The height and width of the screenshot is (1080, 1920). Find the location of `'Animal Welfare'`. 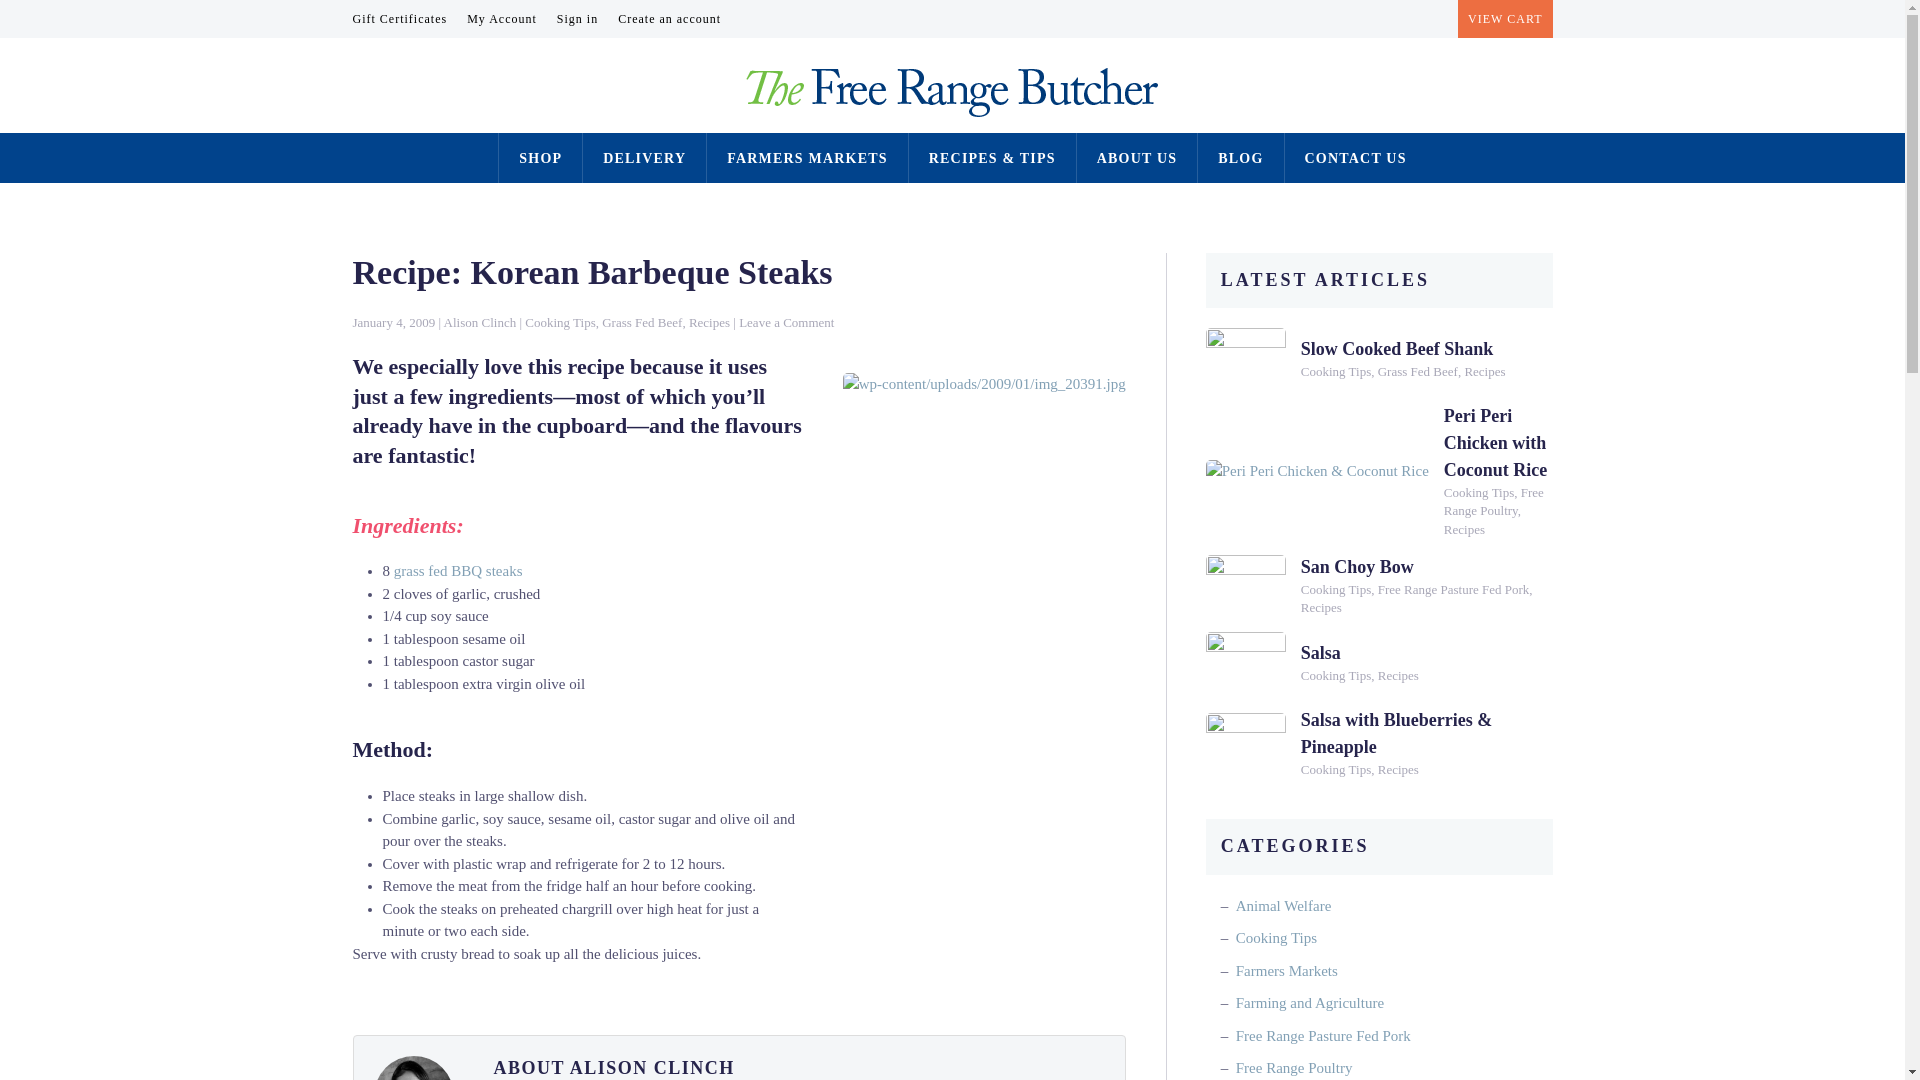

'Animal Welfare' is located at coordinates (1283, 906).